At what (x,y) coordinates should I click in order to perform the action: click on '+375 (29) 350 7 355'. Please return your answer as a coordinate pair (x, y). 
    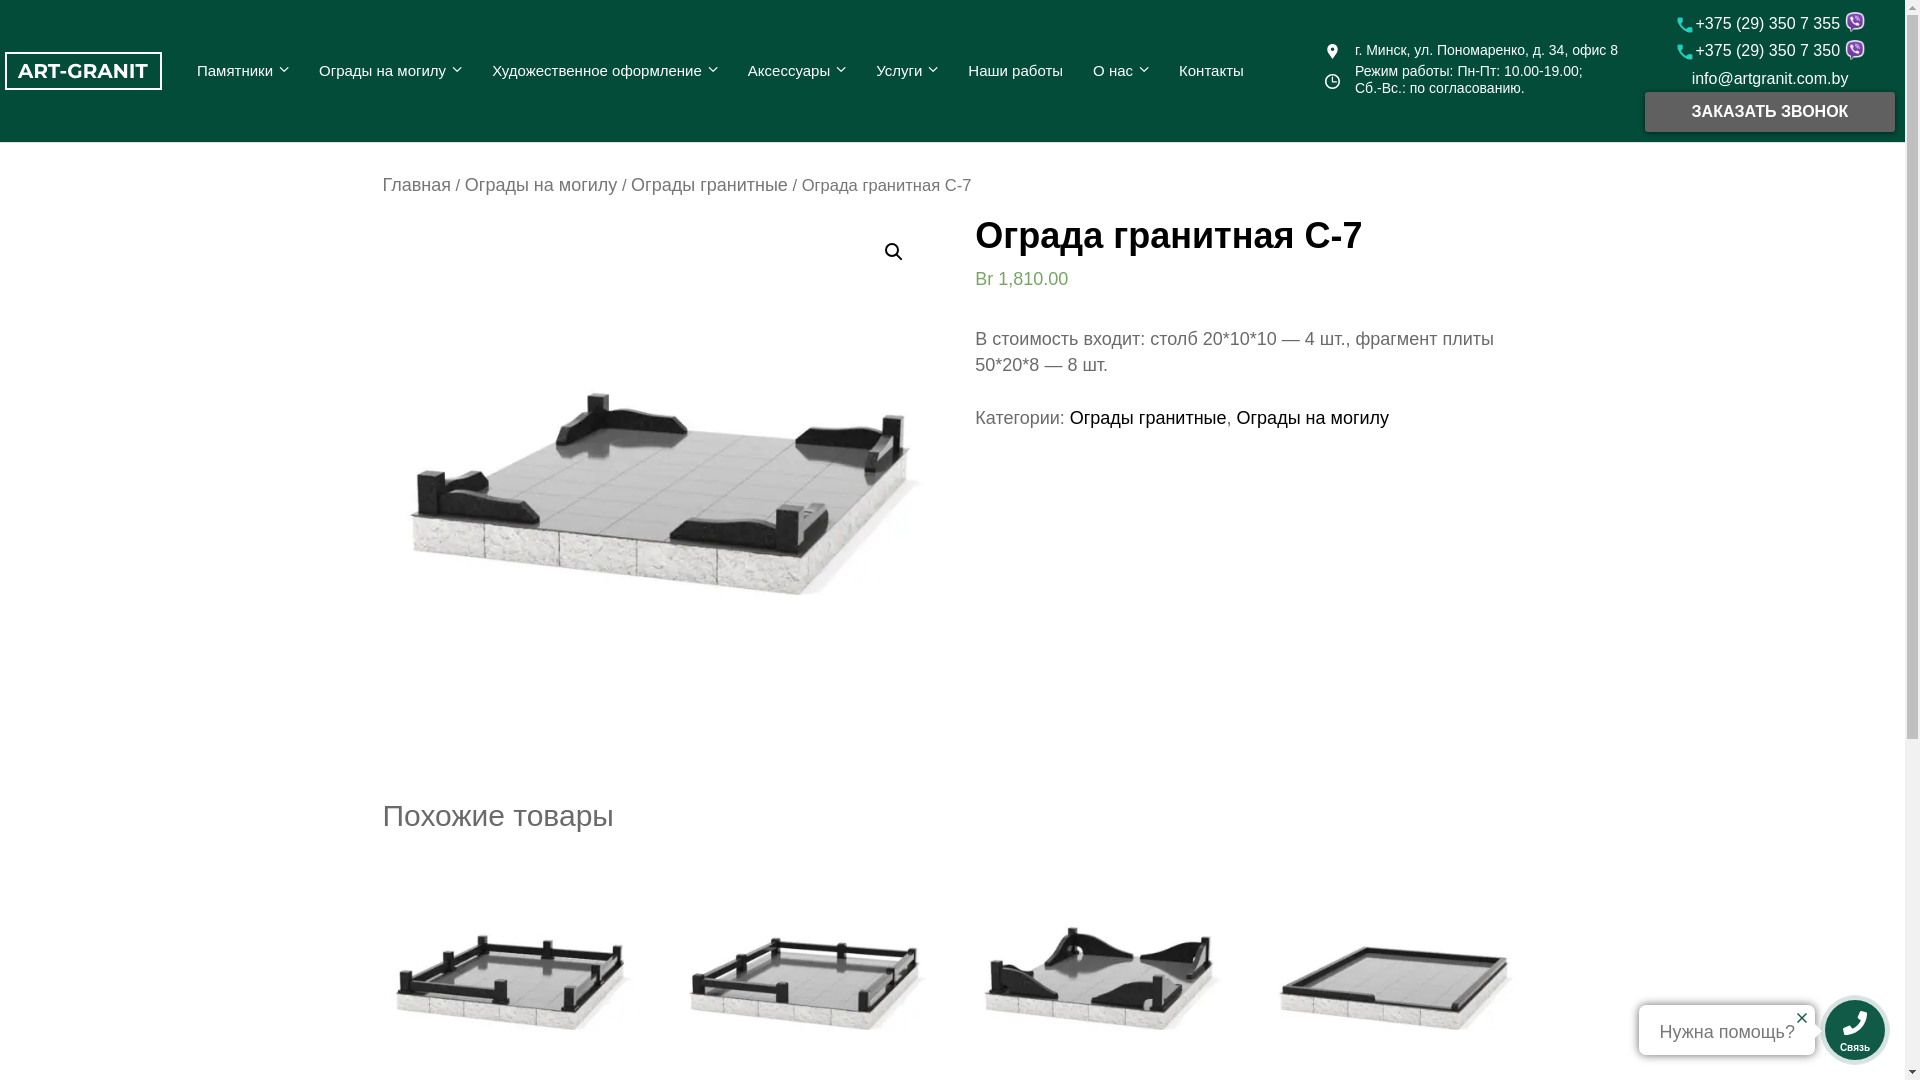
    Looking at the image, I should click on (1758, 23).